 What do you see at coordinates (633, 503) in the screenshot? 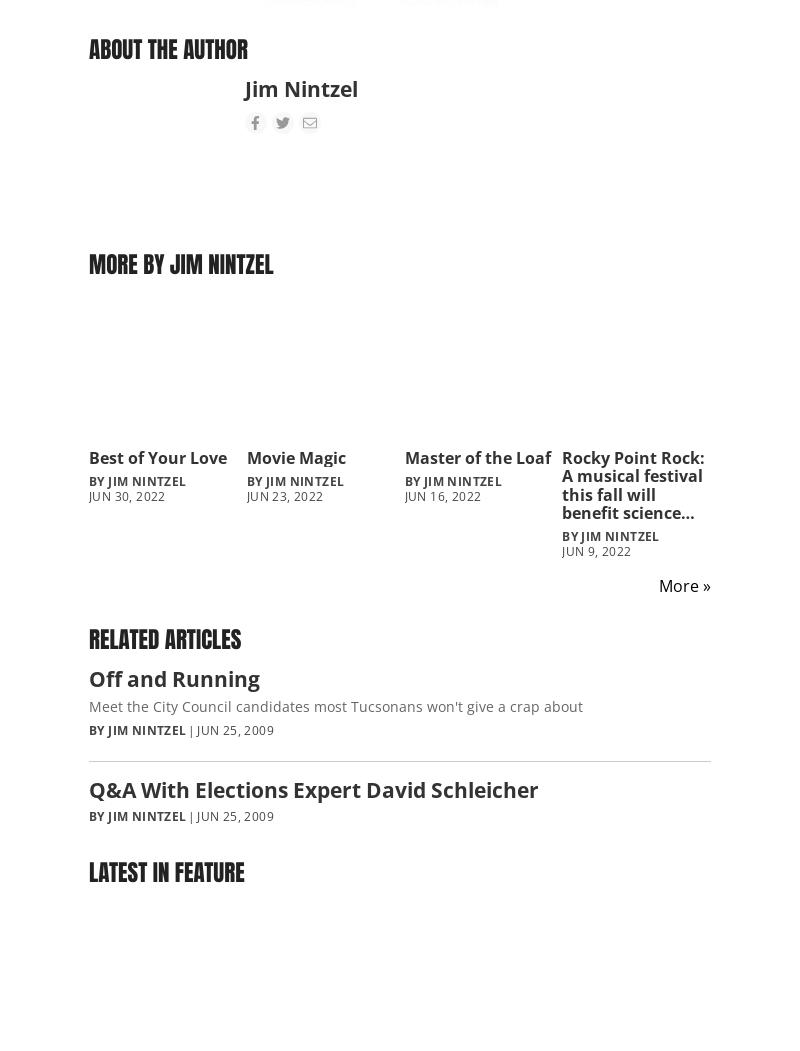
I see `'Rocky Point Rock: A musical festival this fall will benefit science field station CEDO in Puerto Peñasco'` at bounding box center [633, 503].